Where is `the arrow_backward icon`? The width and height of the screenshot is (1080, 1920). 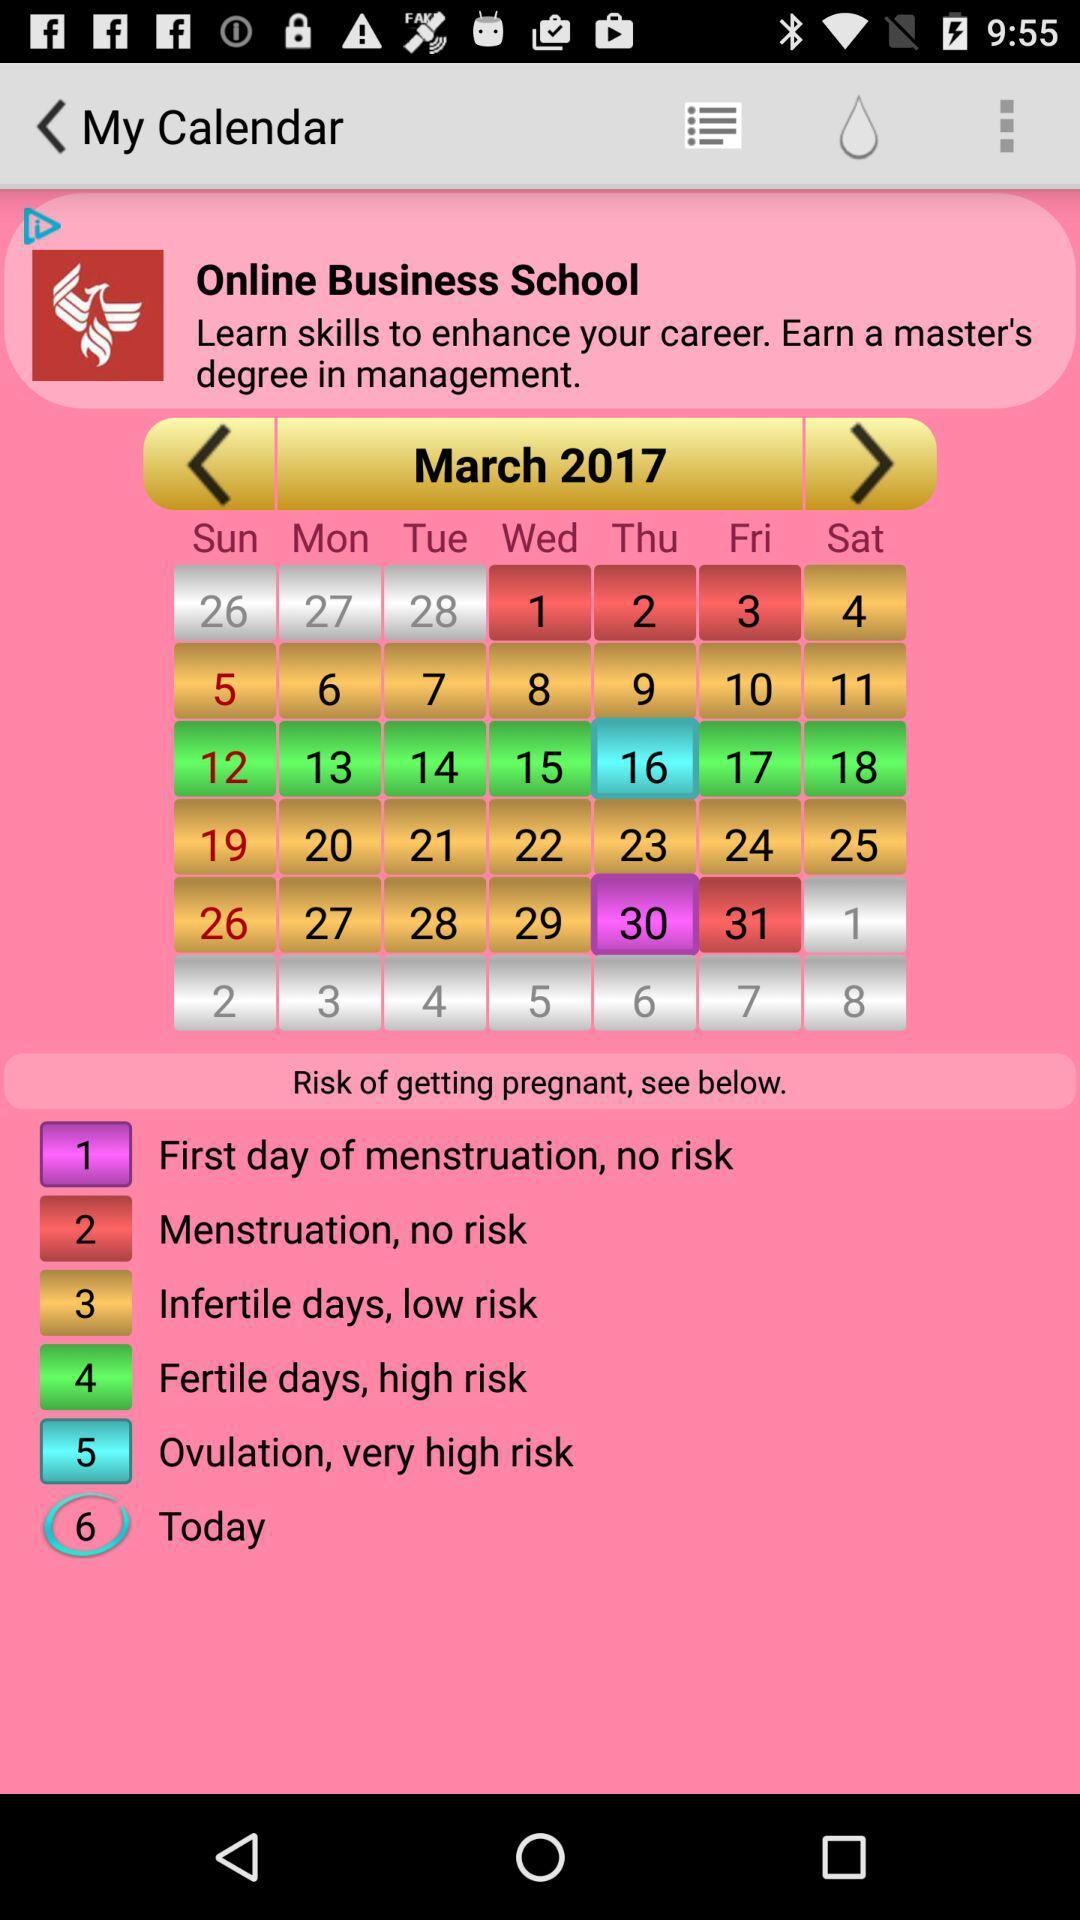
the arrow_backward icon is located at coordinates (208, 496).